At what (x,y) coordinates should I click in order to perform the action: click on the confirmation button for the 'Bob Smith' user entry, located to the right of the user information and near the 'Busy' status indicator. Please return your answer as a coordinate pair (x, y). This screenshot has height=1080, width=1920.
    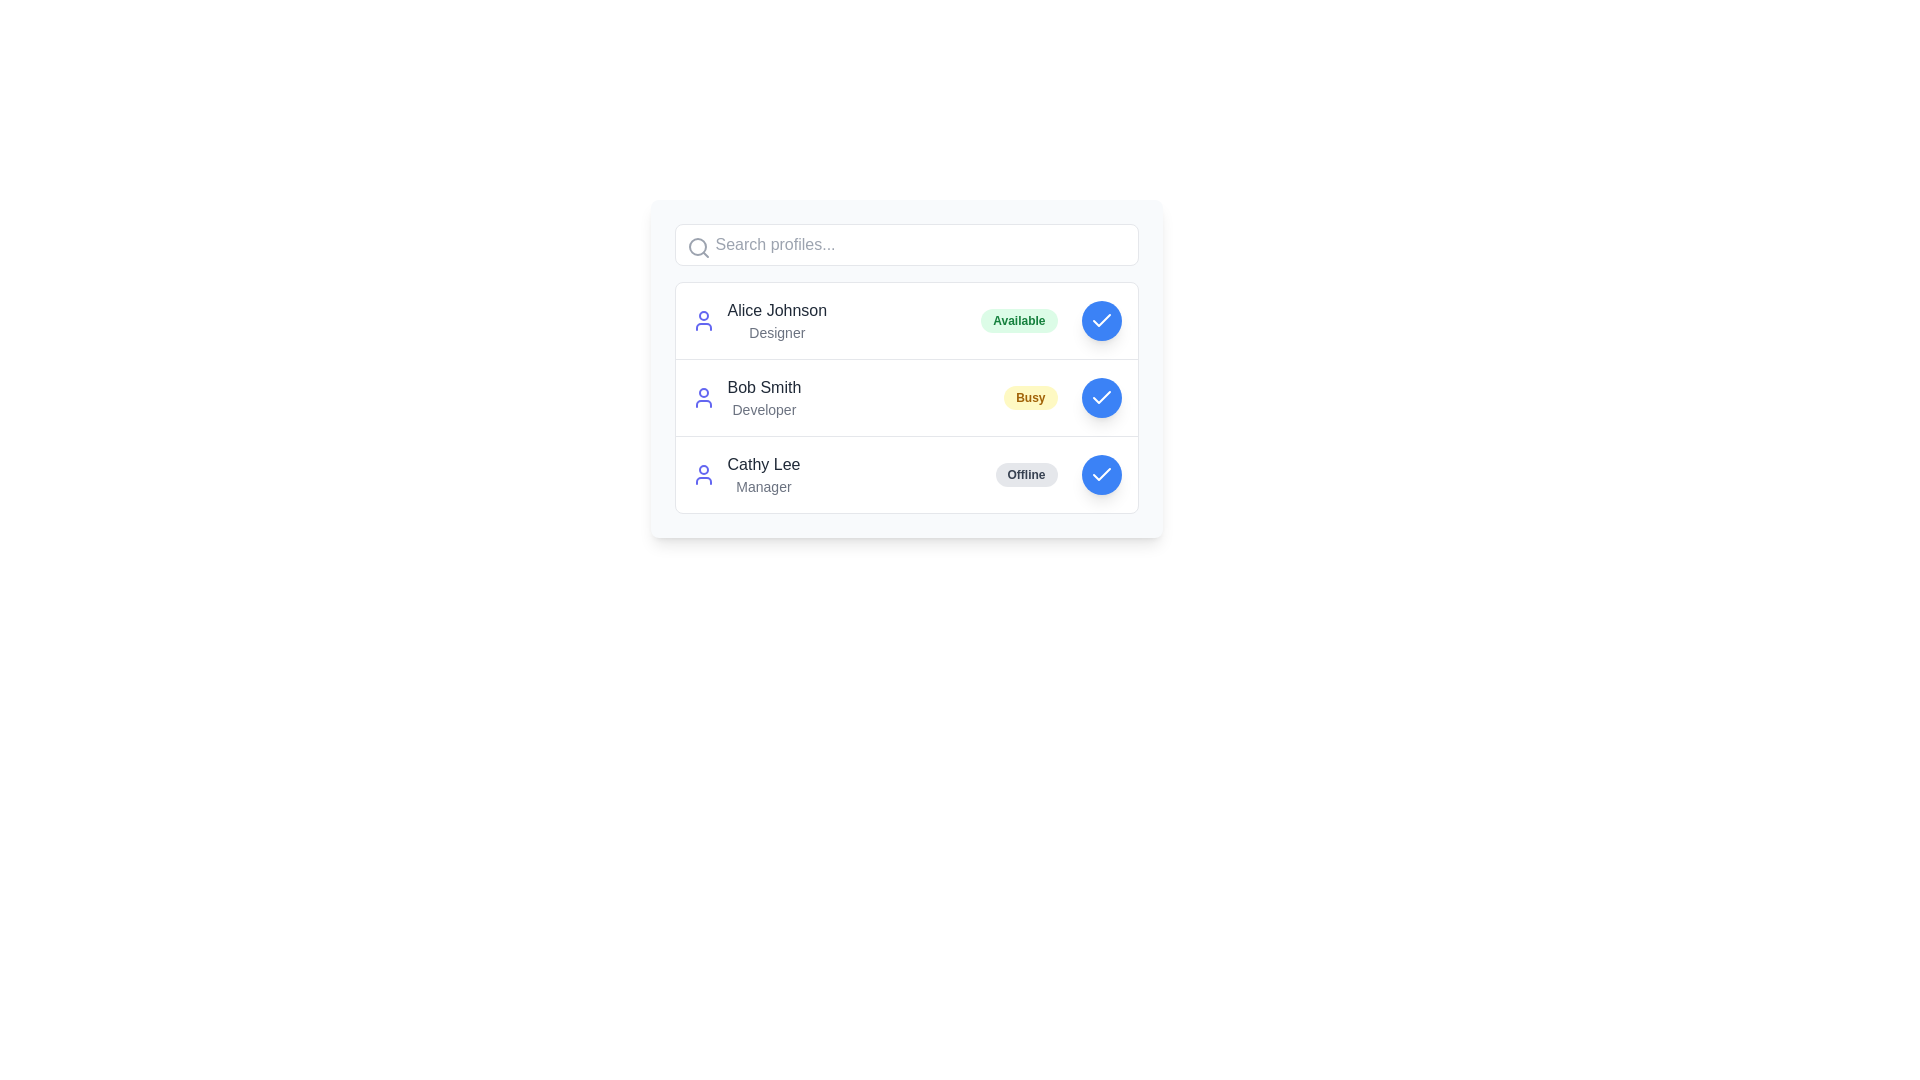
    Looking at the image, I should click on (1100, 397).